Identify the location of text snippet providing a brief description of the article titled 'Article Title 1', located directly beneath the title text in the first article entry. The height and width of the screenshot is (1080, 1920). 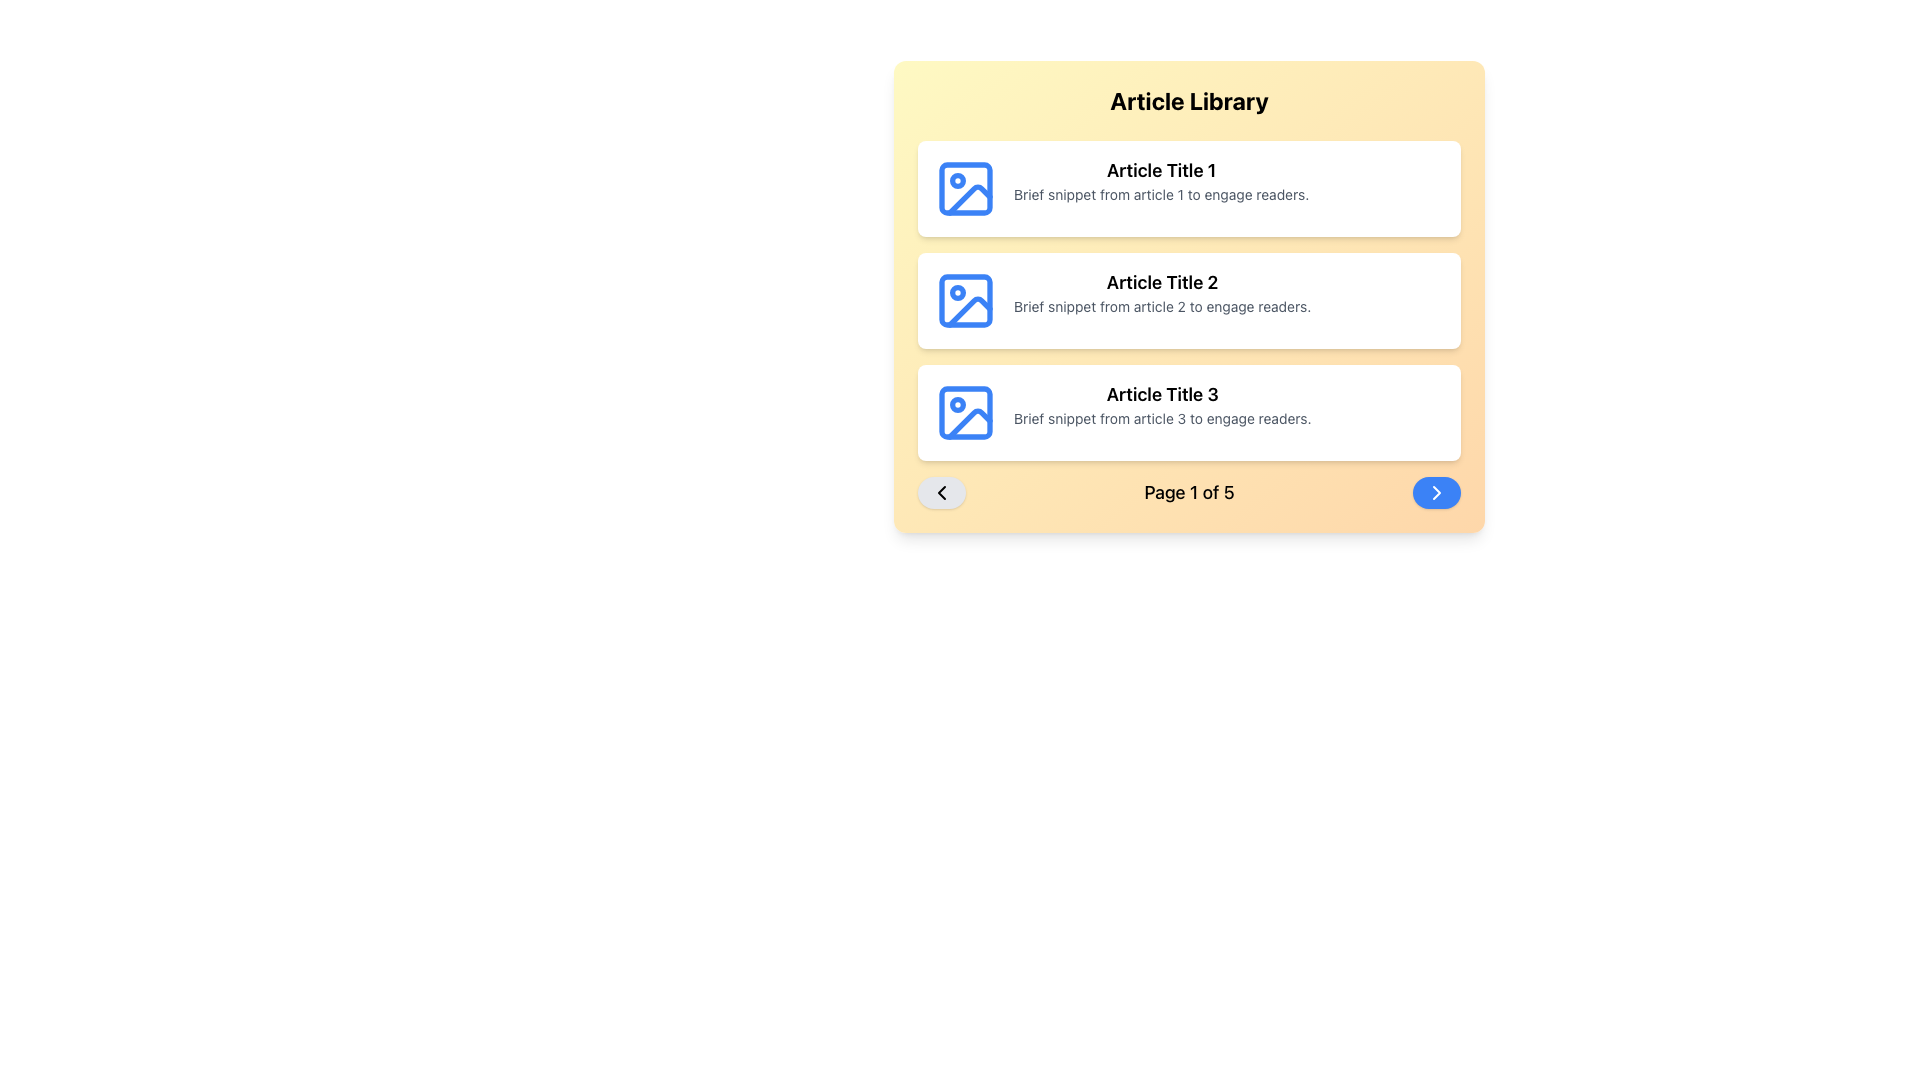
(1161, 195).